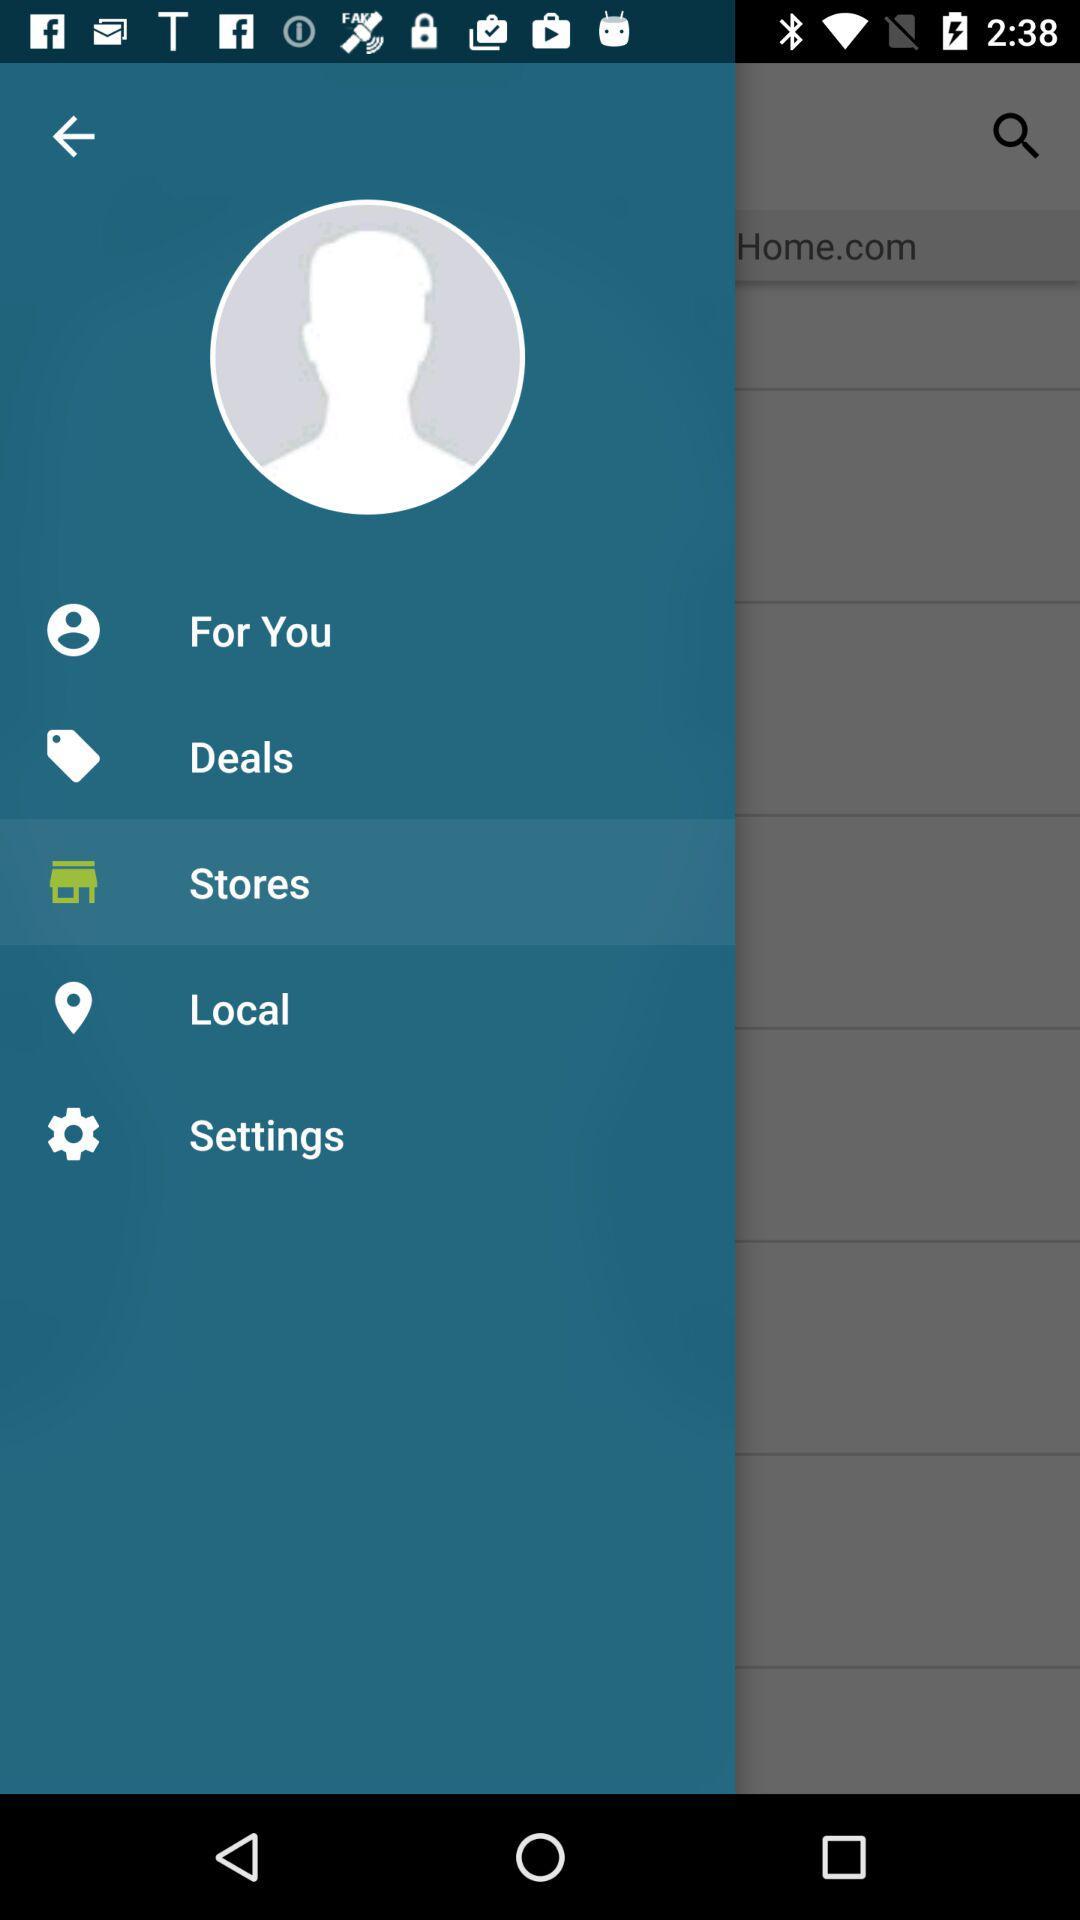  What do you see at coordinates (72, 136) in the screenshot?
I see `back arrow icon in left top corner` at bounding box center [72, 136].